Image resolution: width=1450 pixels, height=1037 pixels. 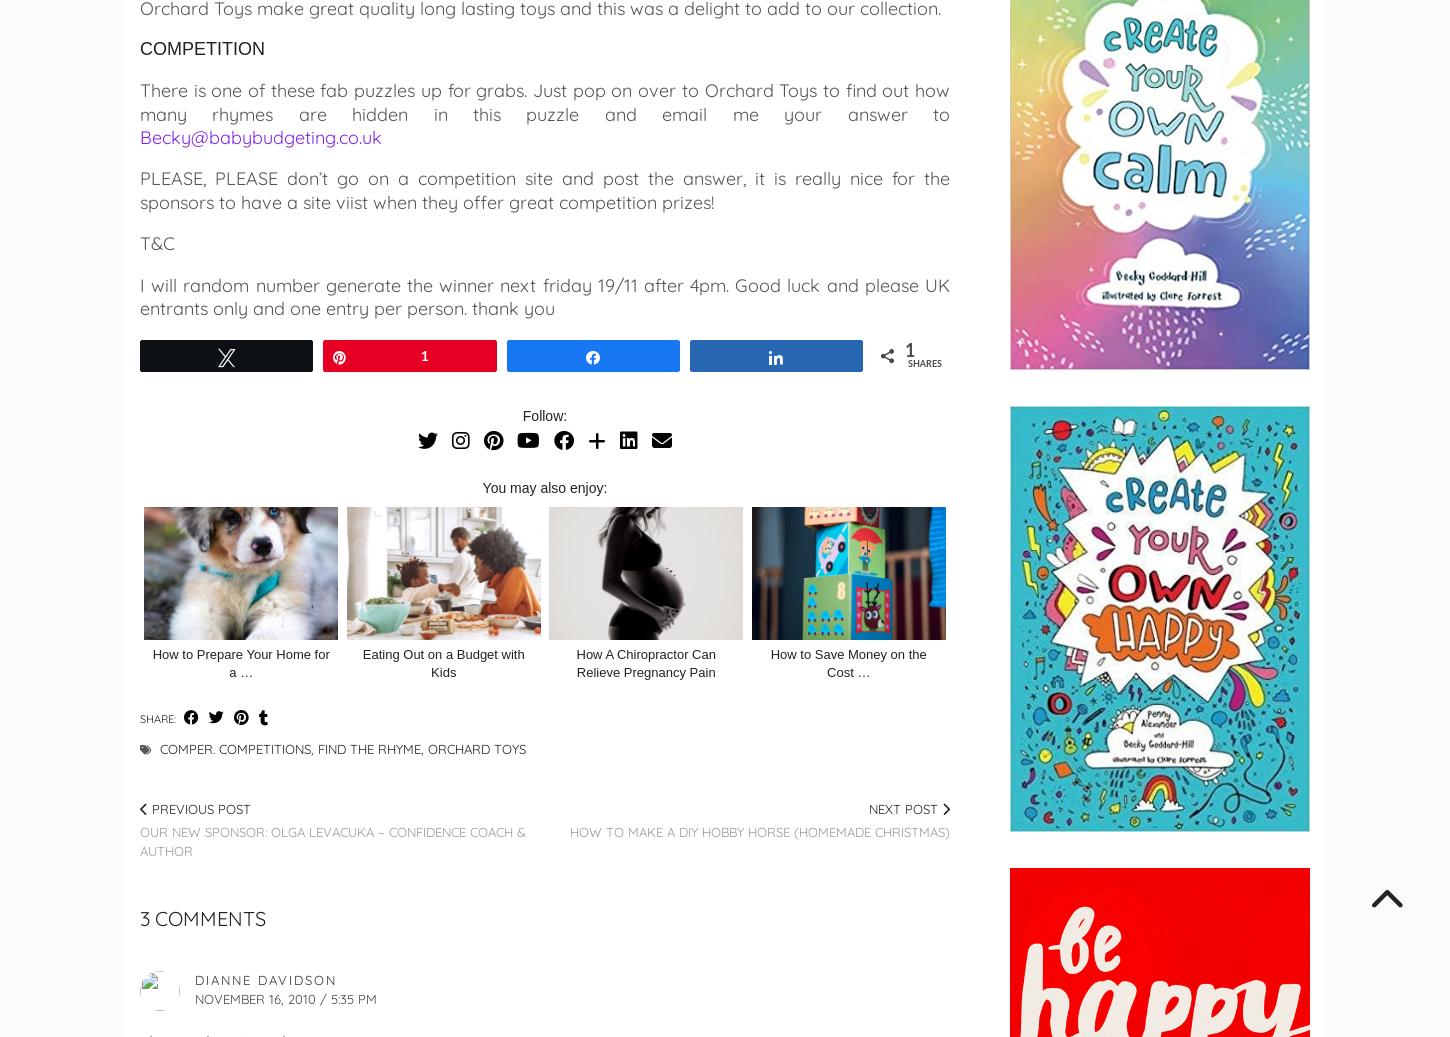 I want to click on 'There is one of these fab puzzles up for grabs. Just pop on over to Orchard Toys to find out how many rhymes are hidden in this puzzle and email me your answer to', so click(x=545, y=101).